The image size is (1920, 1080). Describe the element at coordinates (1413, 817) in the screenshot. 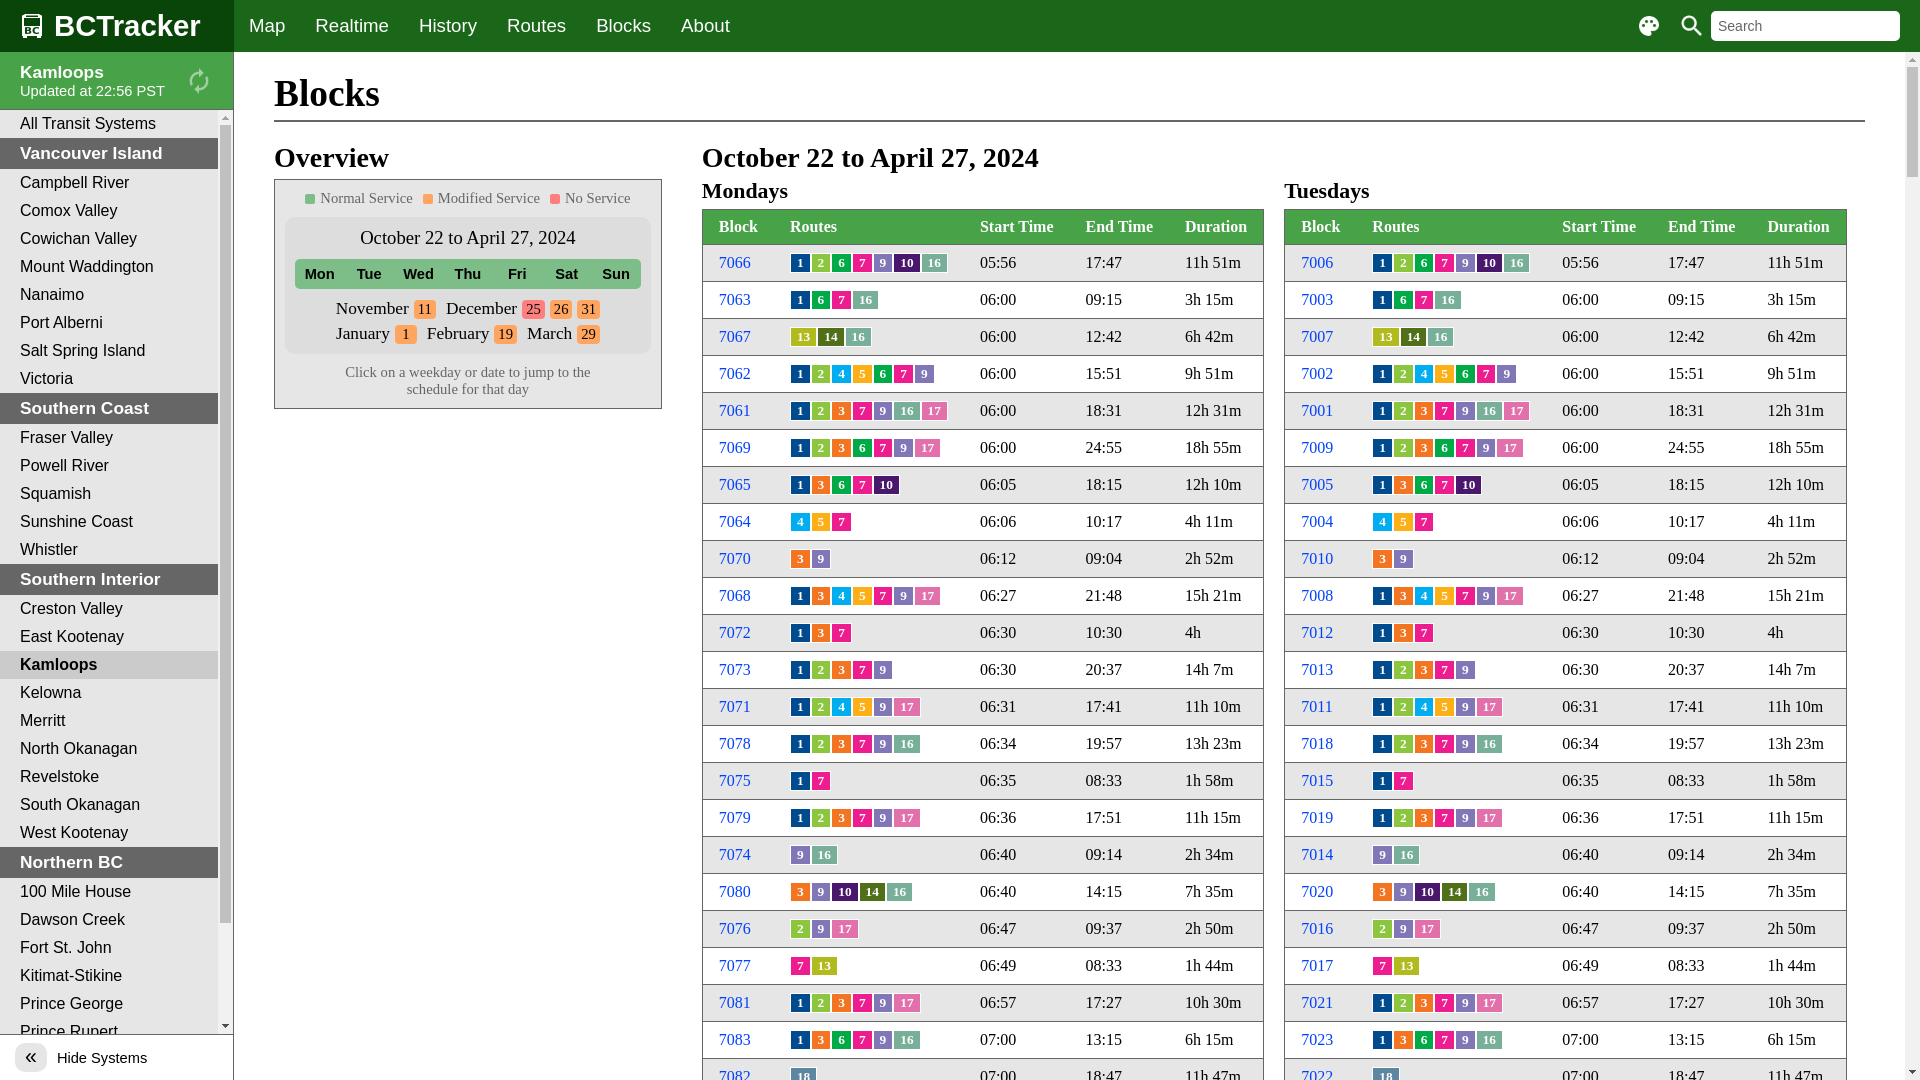

I see `'3'` at that location.